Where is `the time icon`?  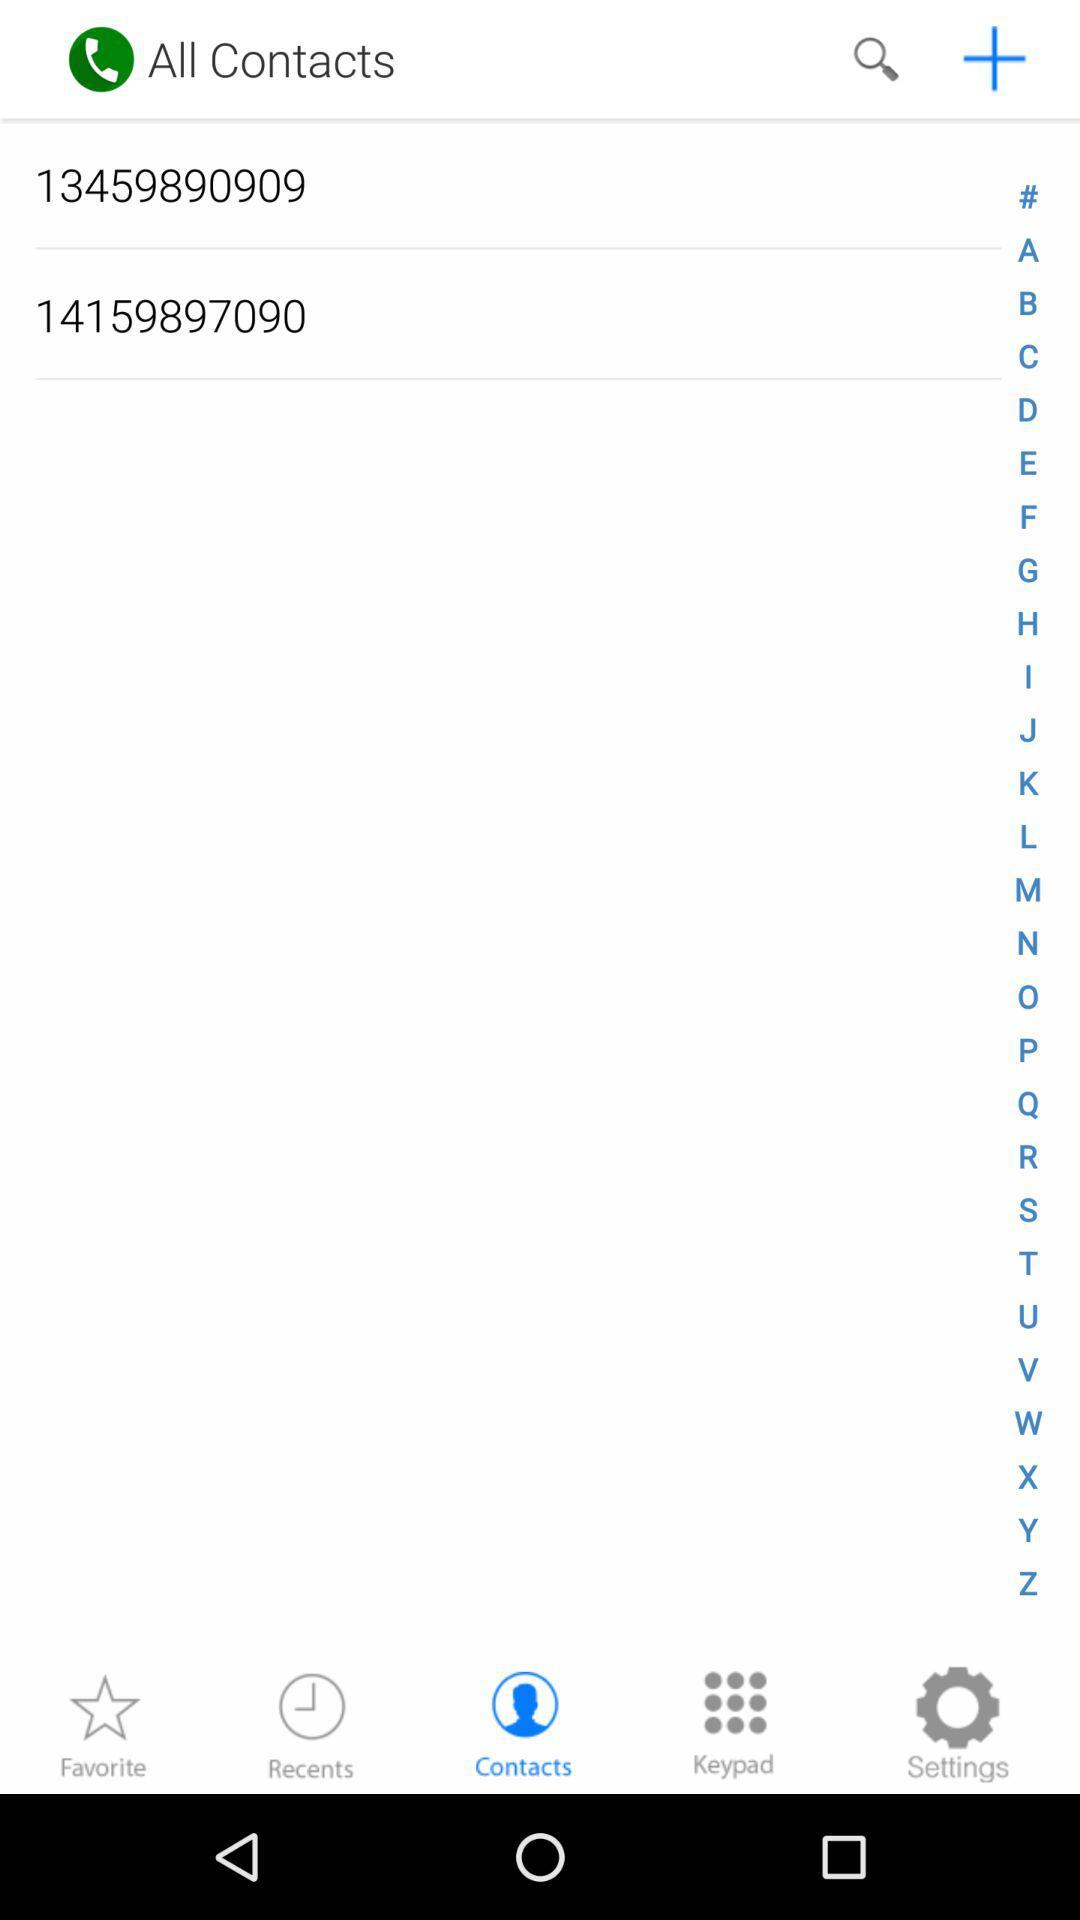 the time icon is located at coordinates (311, 1844).